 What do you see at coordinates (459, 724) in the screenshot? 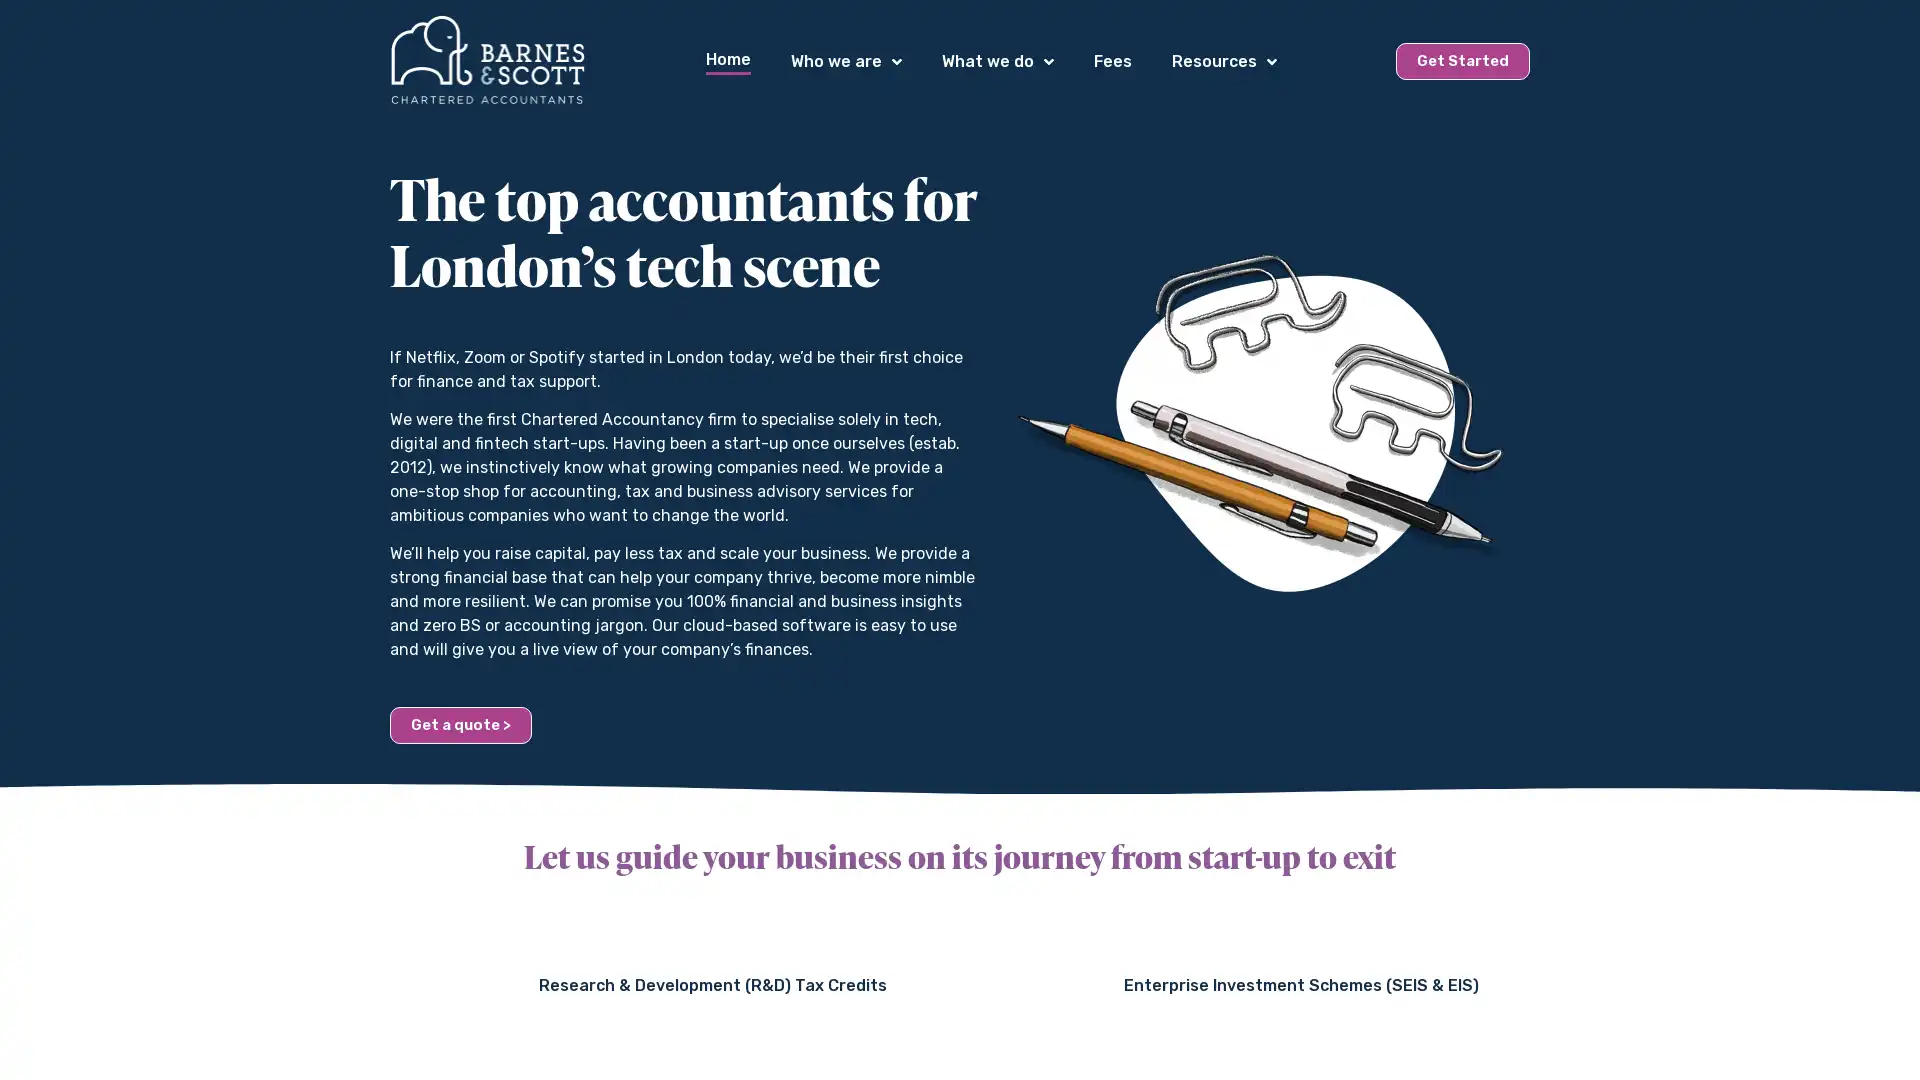
I see `Get a quote >` at bounding box center [459, 724].